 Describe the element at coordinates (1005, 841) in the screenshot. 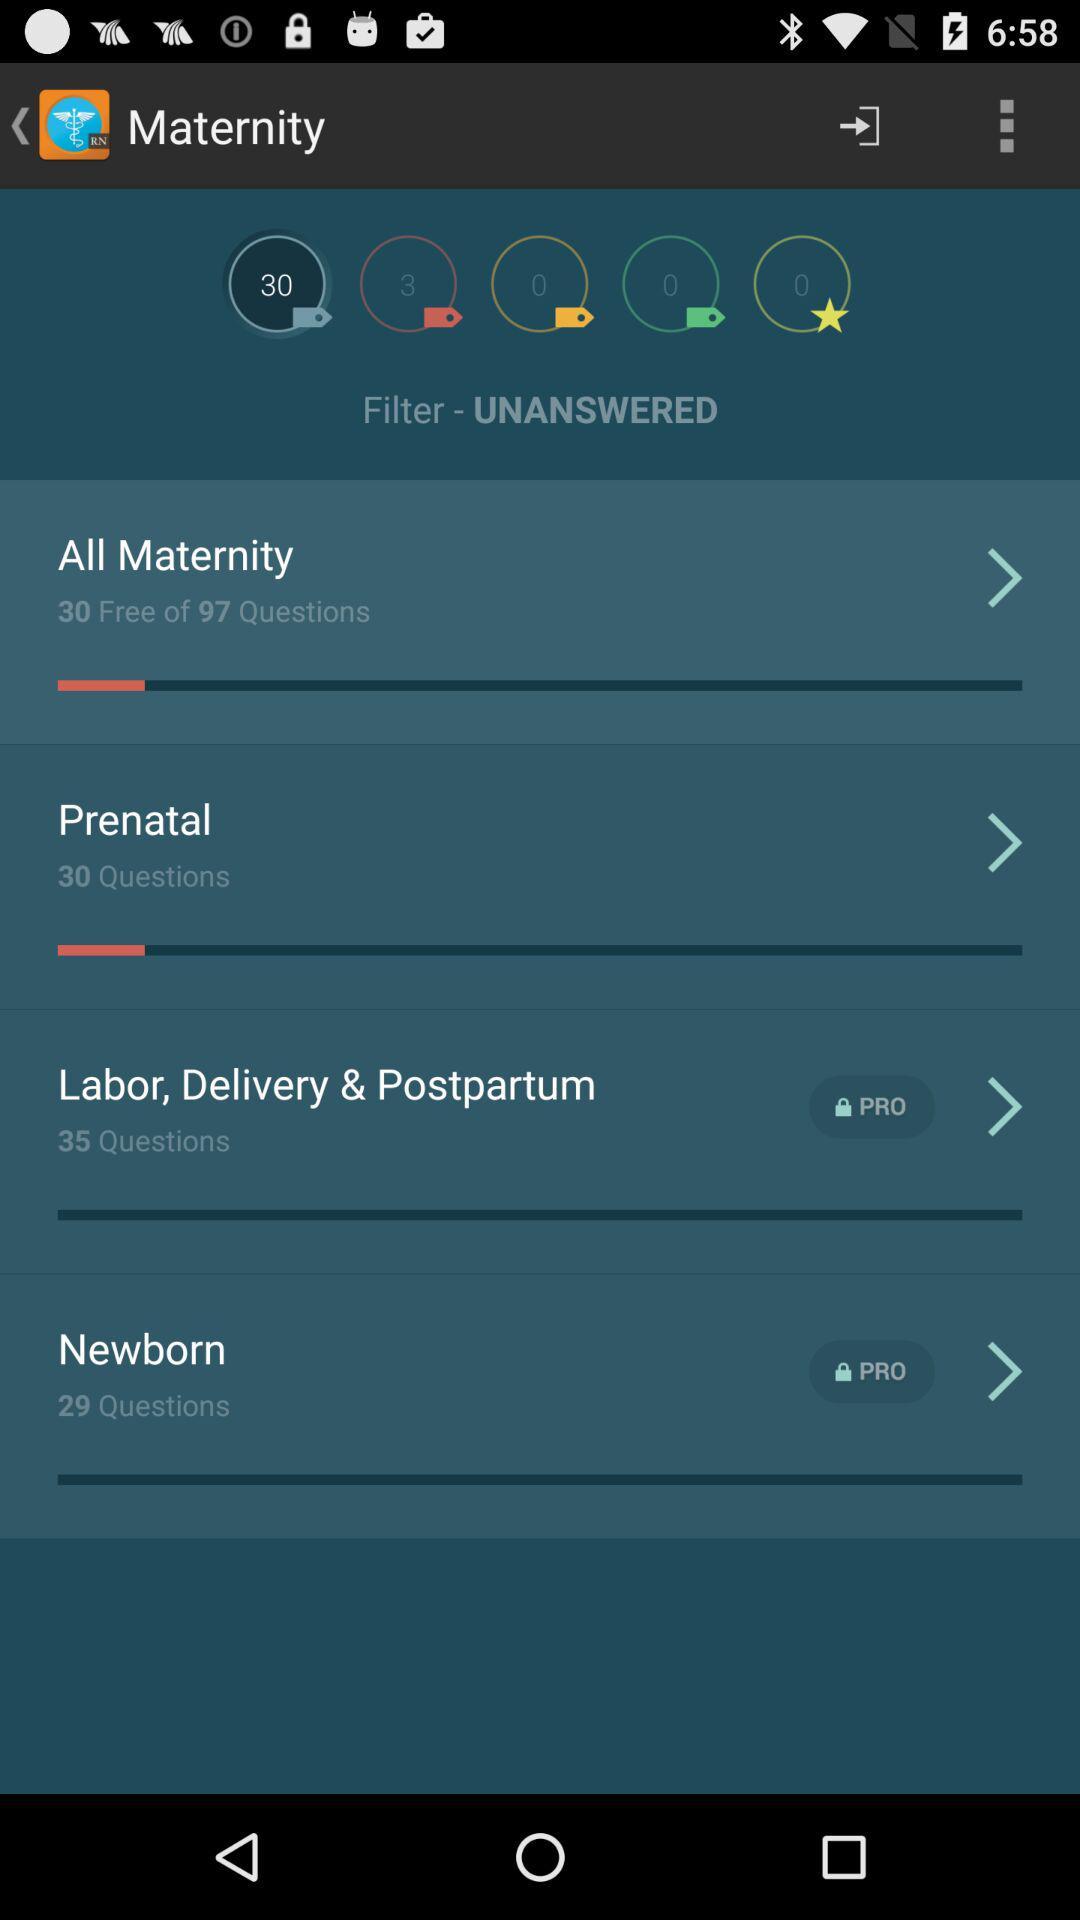

I see `the second arrow` at that location.